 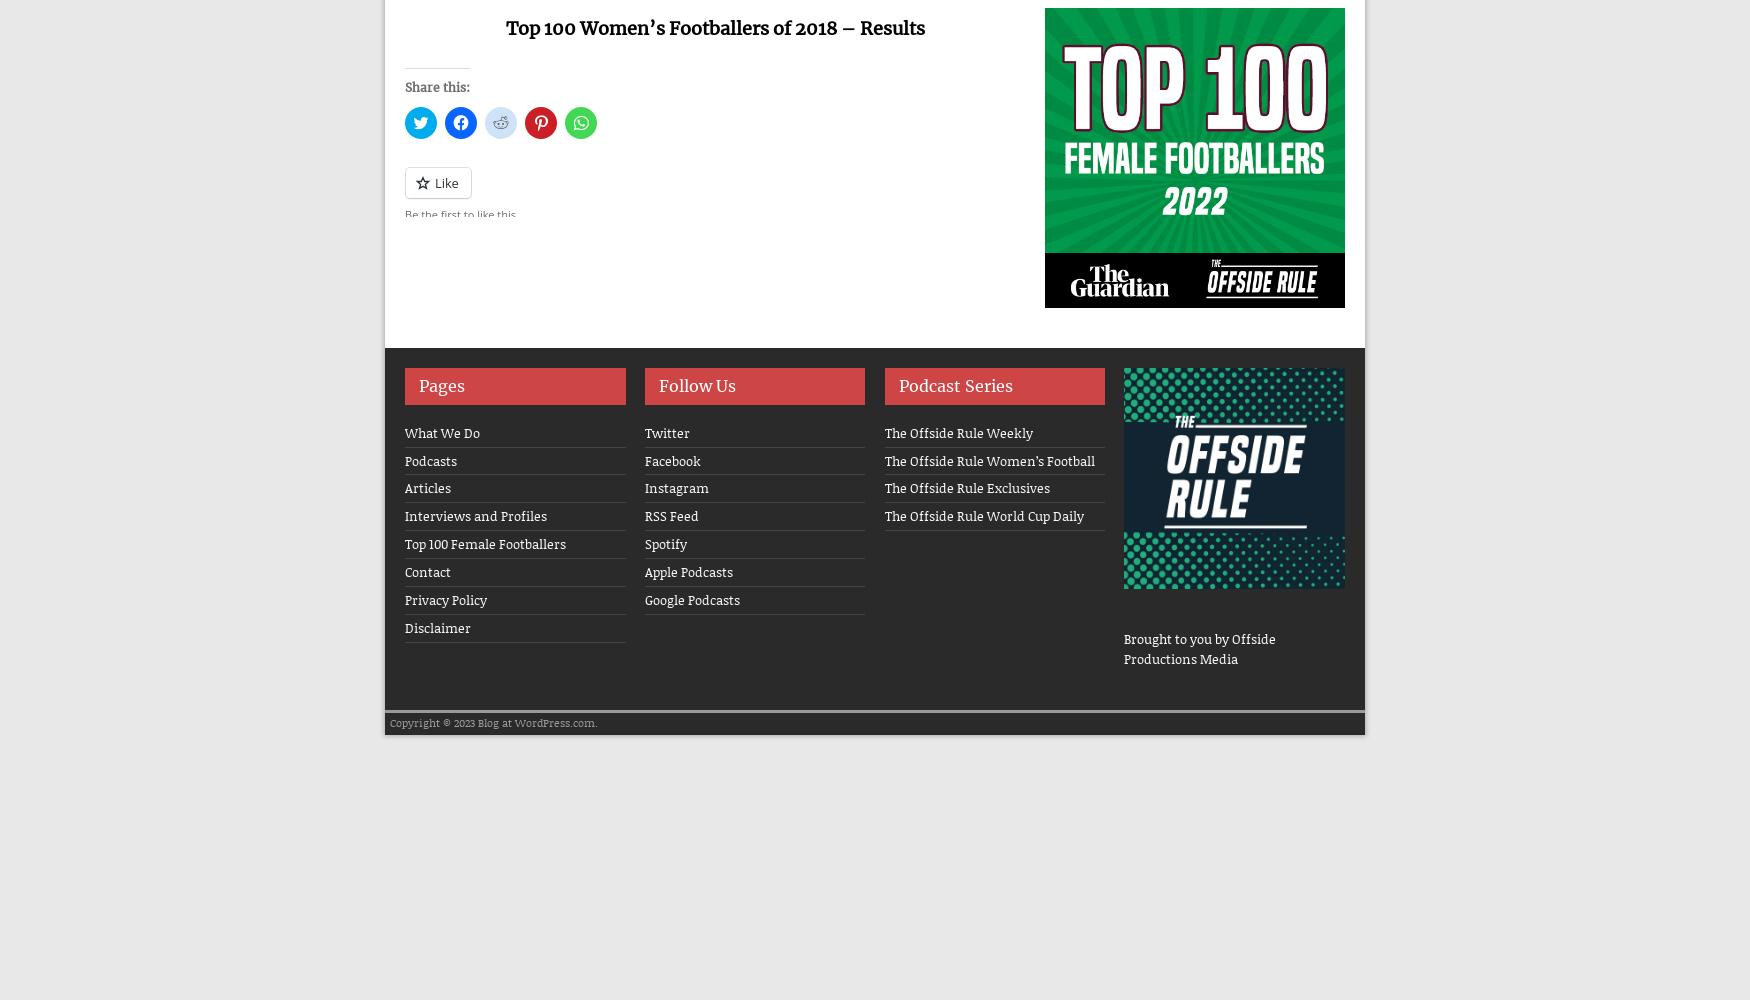 What do you see at coordinates (983, 516) in the screenshot?
I see `'The Offside Rule World Cup Daily'` at bounding box center [983, 516].